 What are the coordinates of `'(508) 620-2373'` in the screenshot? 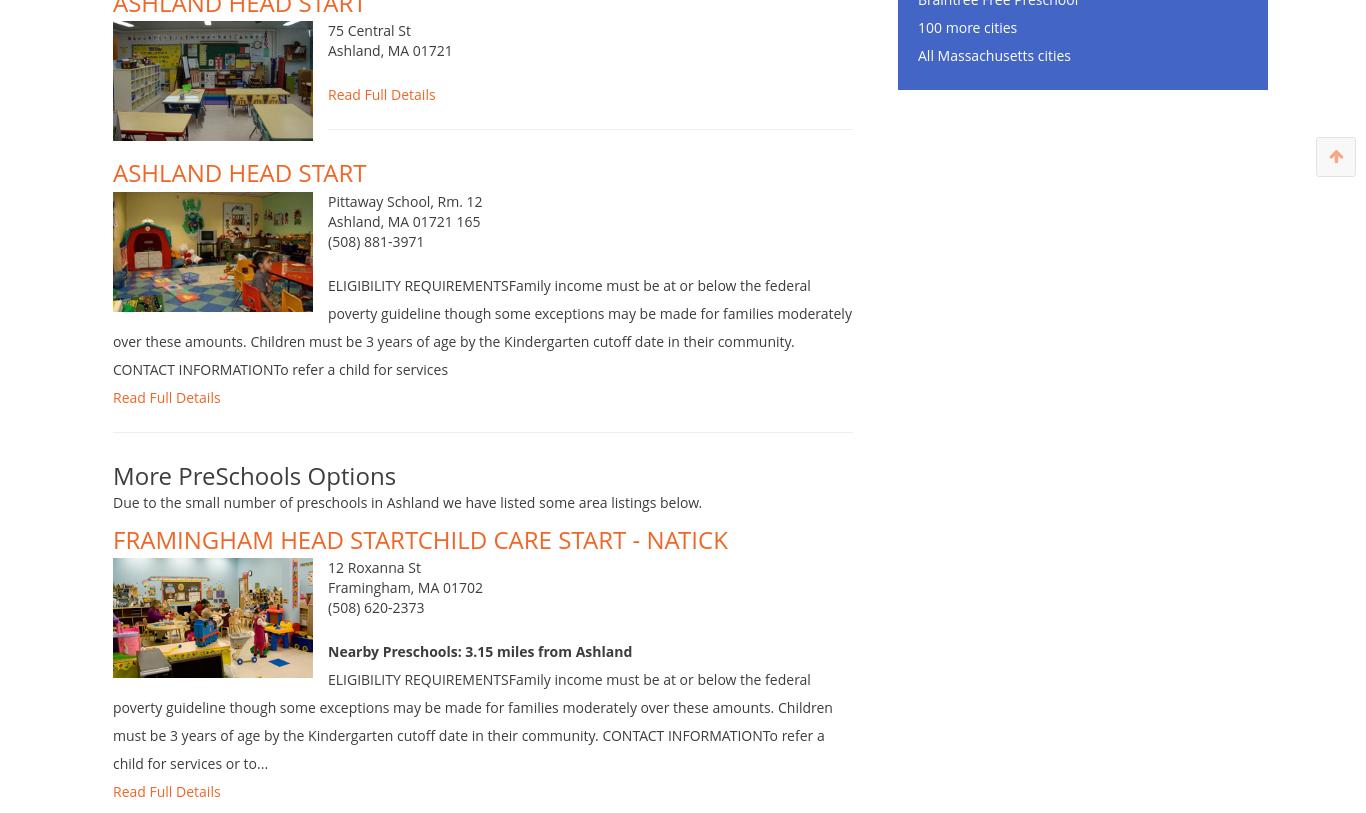 It's located at (327, 638).